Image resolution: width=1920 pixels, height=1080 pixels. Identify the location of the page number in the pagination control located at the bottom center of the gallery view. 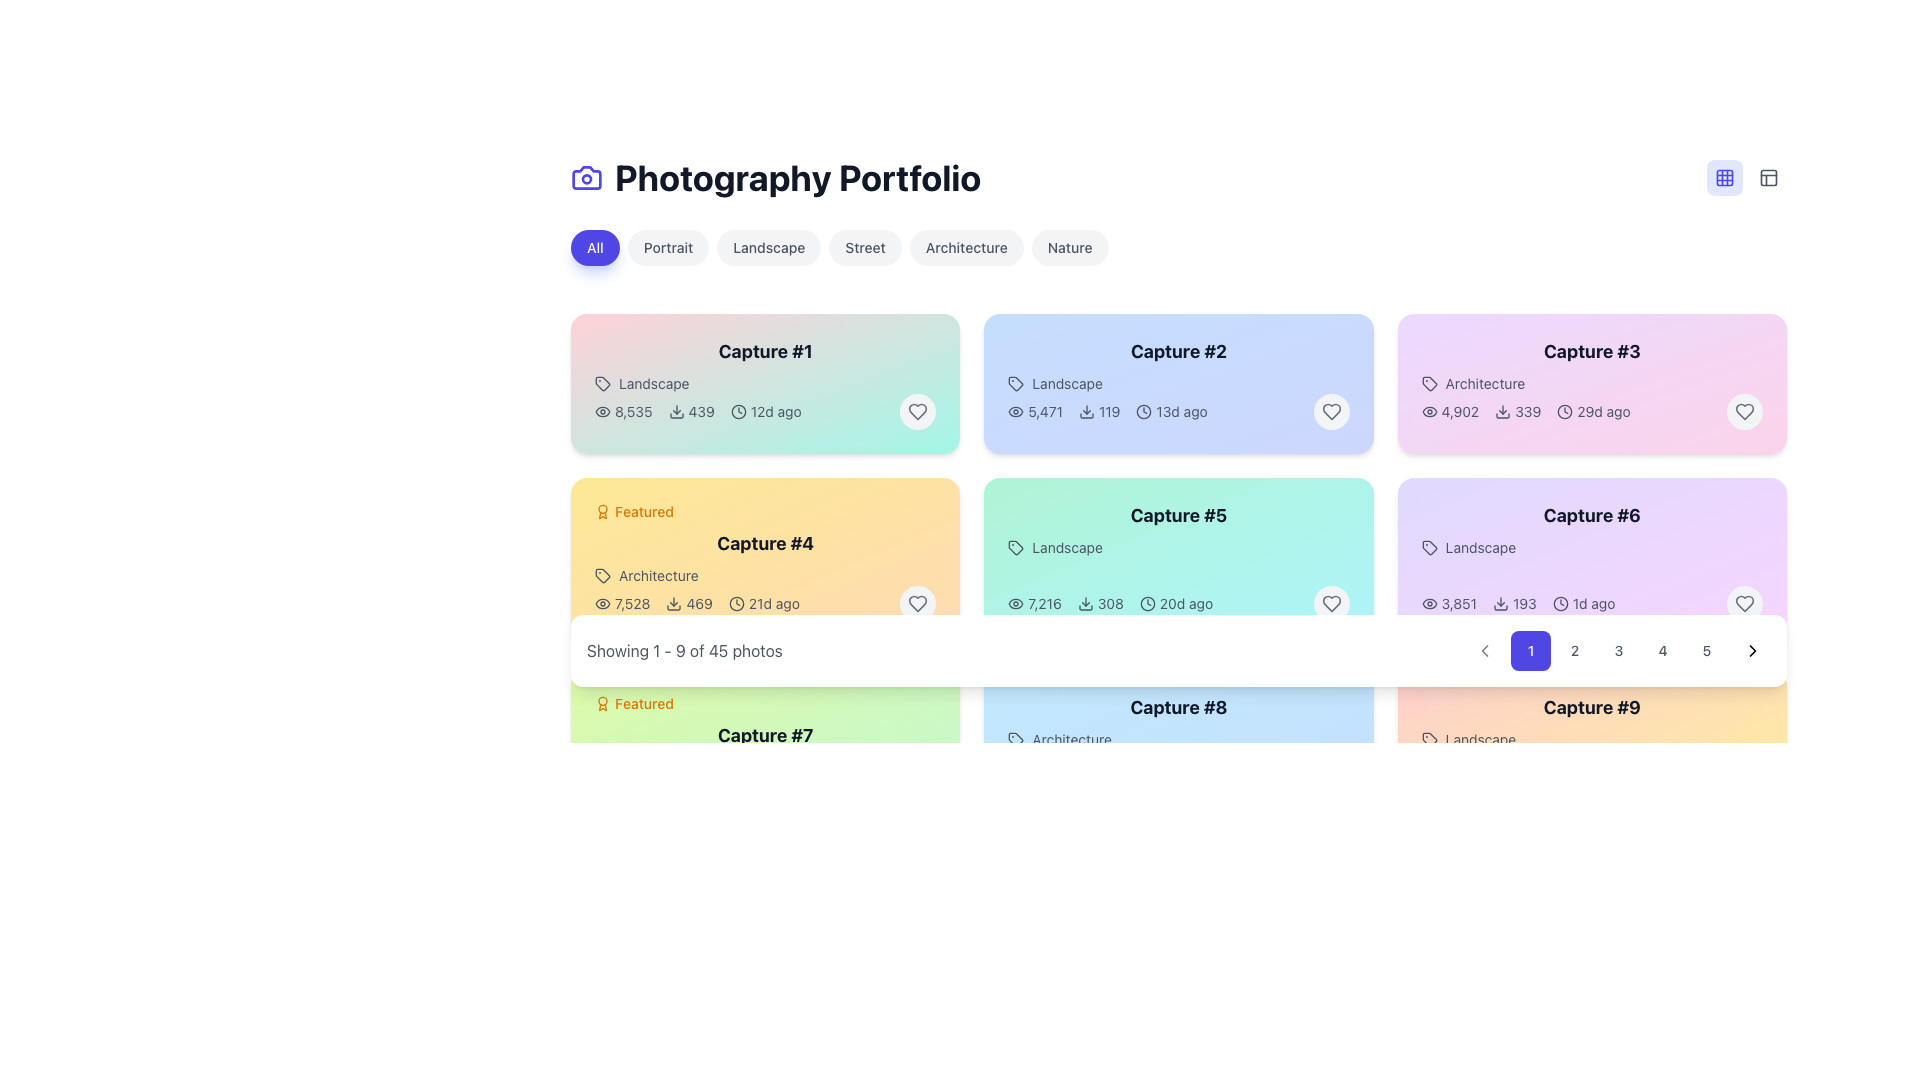
(1179, 651).